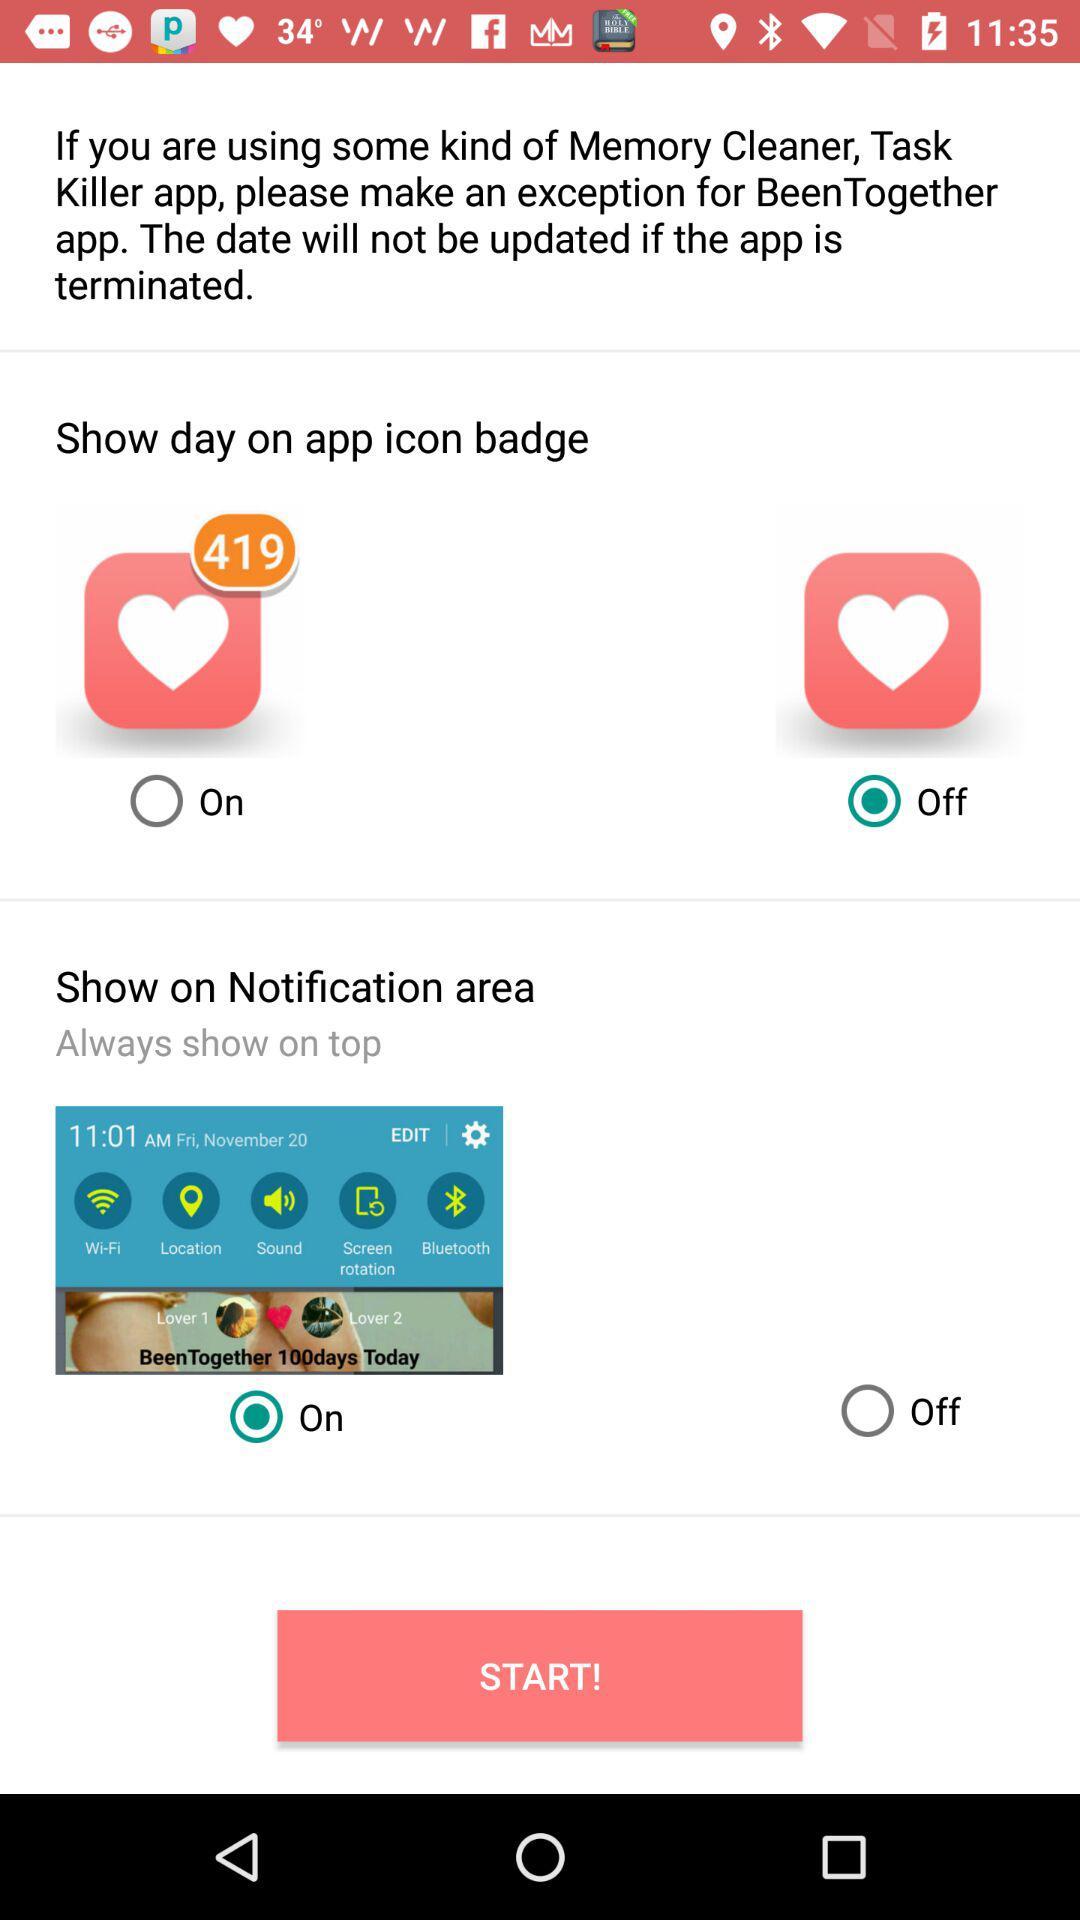 The image size is (1080, 1920). Describe the element at coordinates (279, 1239) in the screenshot. I see `the image above on radio button` at that location.